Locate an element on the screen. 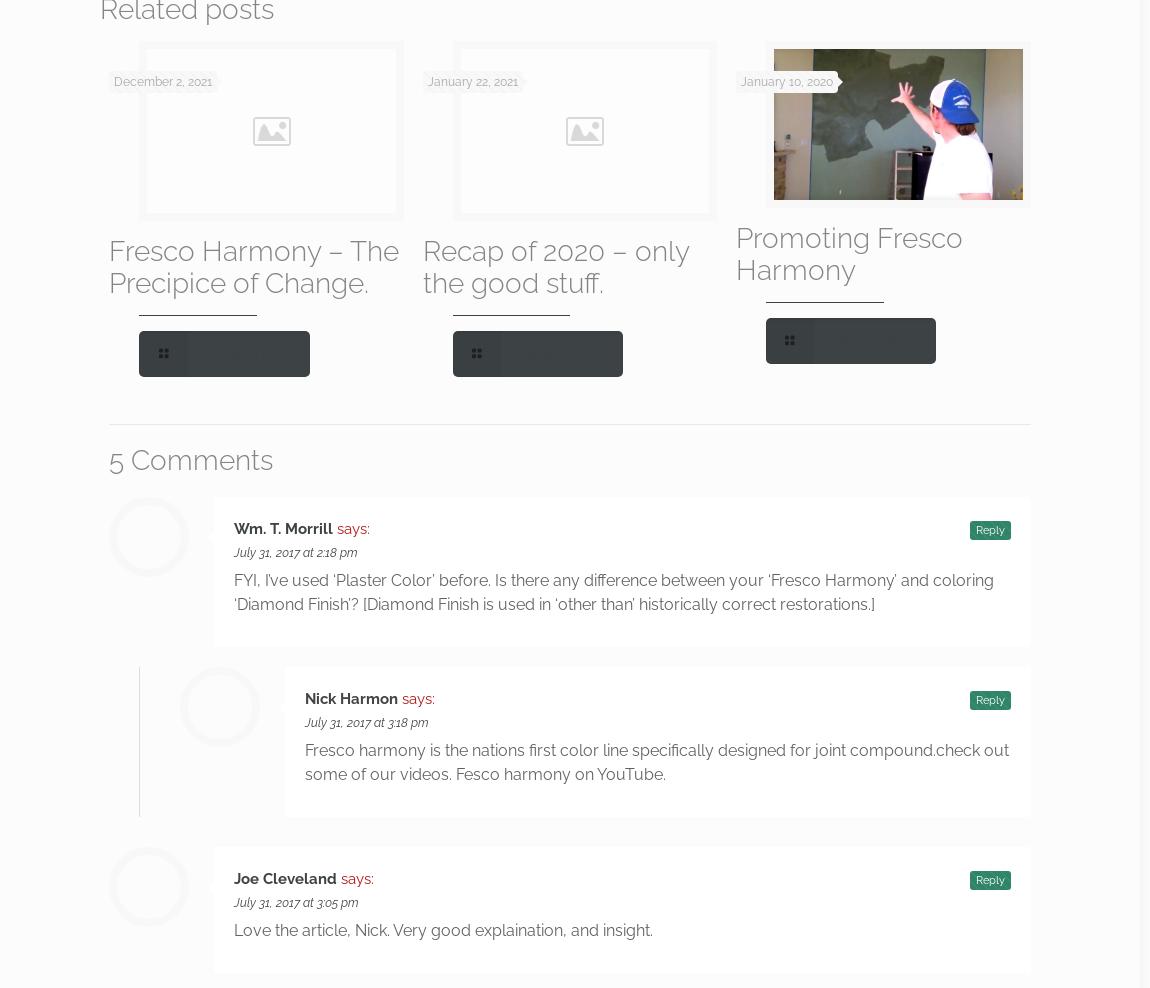 This screenshot has height=988, width=1150. 'Joe Cleveland' is located at coordinates (233, 878).